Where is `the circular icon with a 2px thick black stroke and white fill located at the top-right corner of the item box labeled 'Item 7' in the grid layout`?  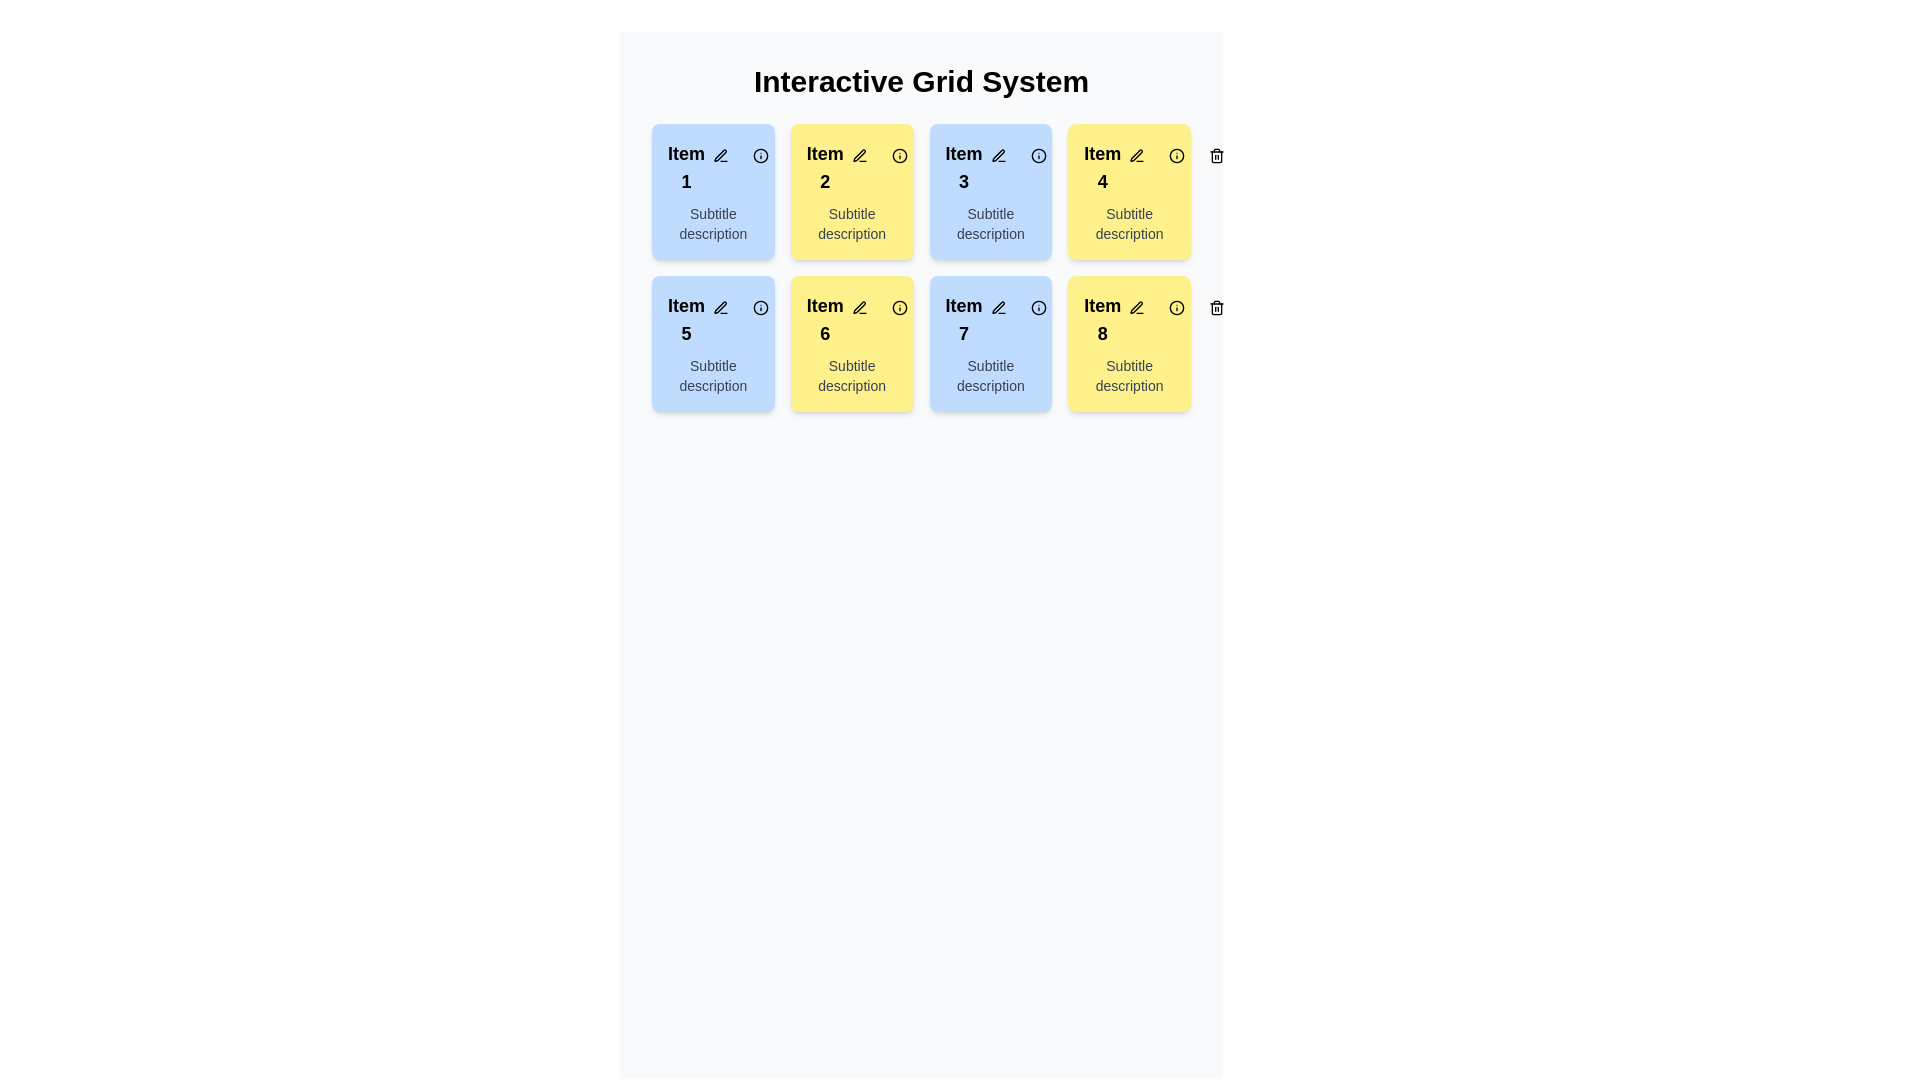
the circular icon with a 2px thick black stroke and white fill located at the top-right corner of the item box labeled 'Item 7' in the grid layout is located at coordinates (1038, 308).